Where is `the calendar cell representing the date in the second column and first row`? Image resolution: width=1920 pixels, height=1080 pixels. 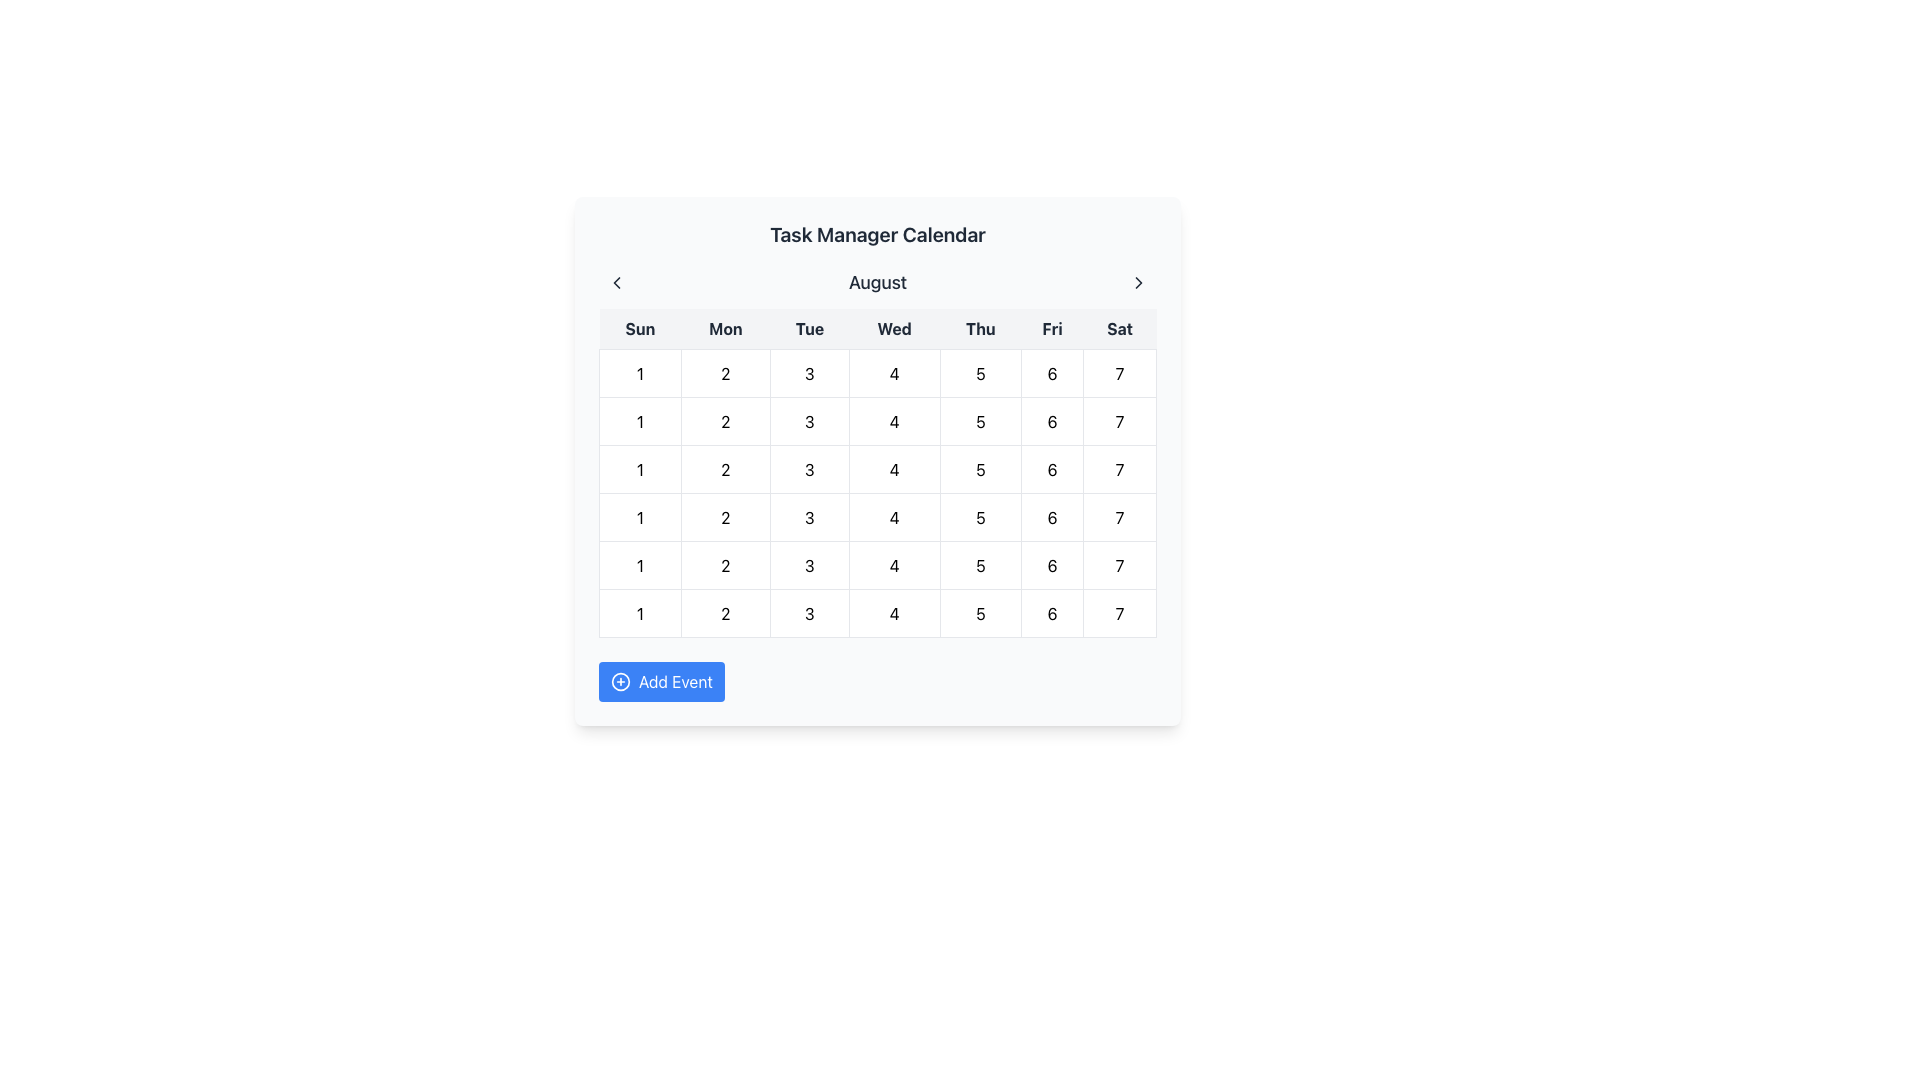
the calendar cell representing the date in the second column and first row is located at coordinates (724, 469).